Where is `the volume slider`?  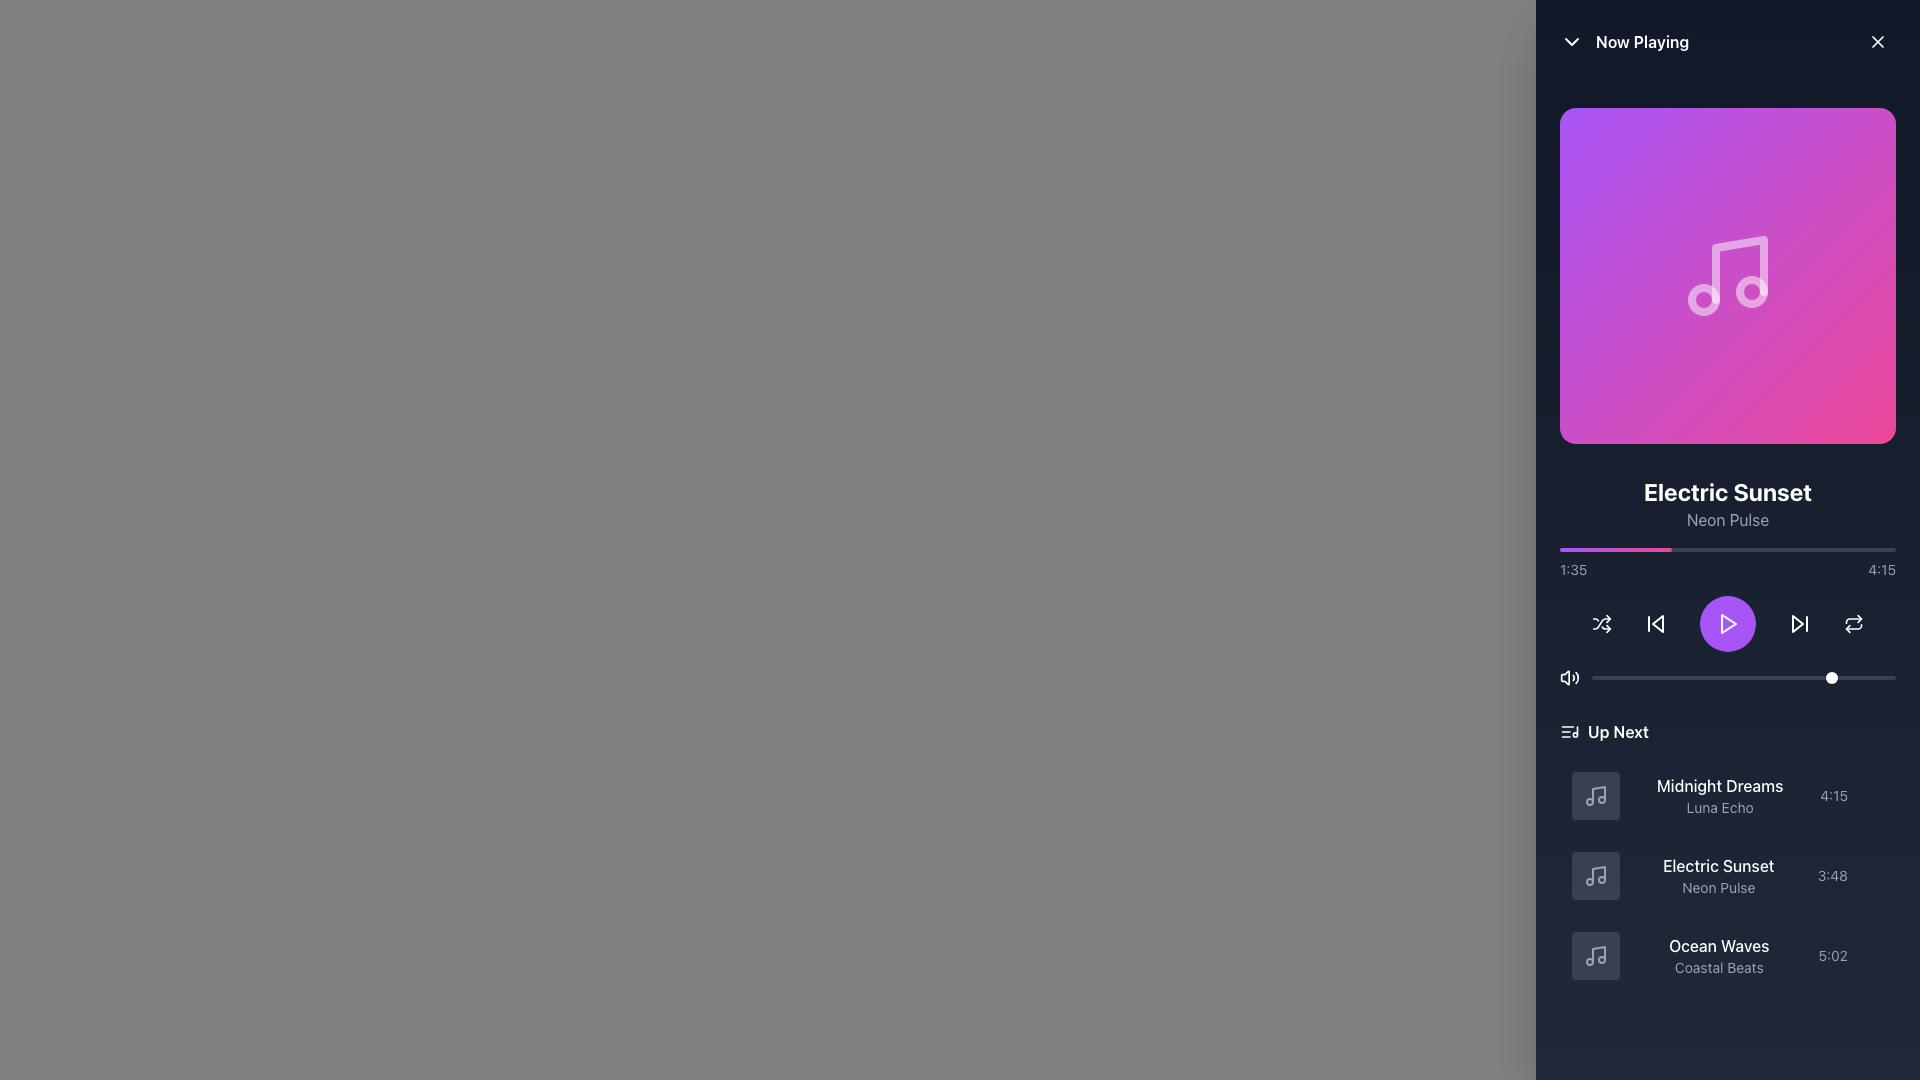
the volume slider is located at coordinates (1640, 677).